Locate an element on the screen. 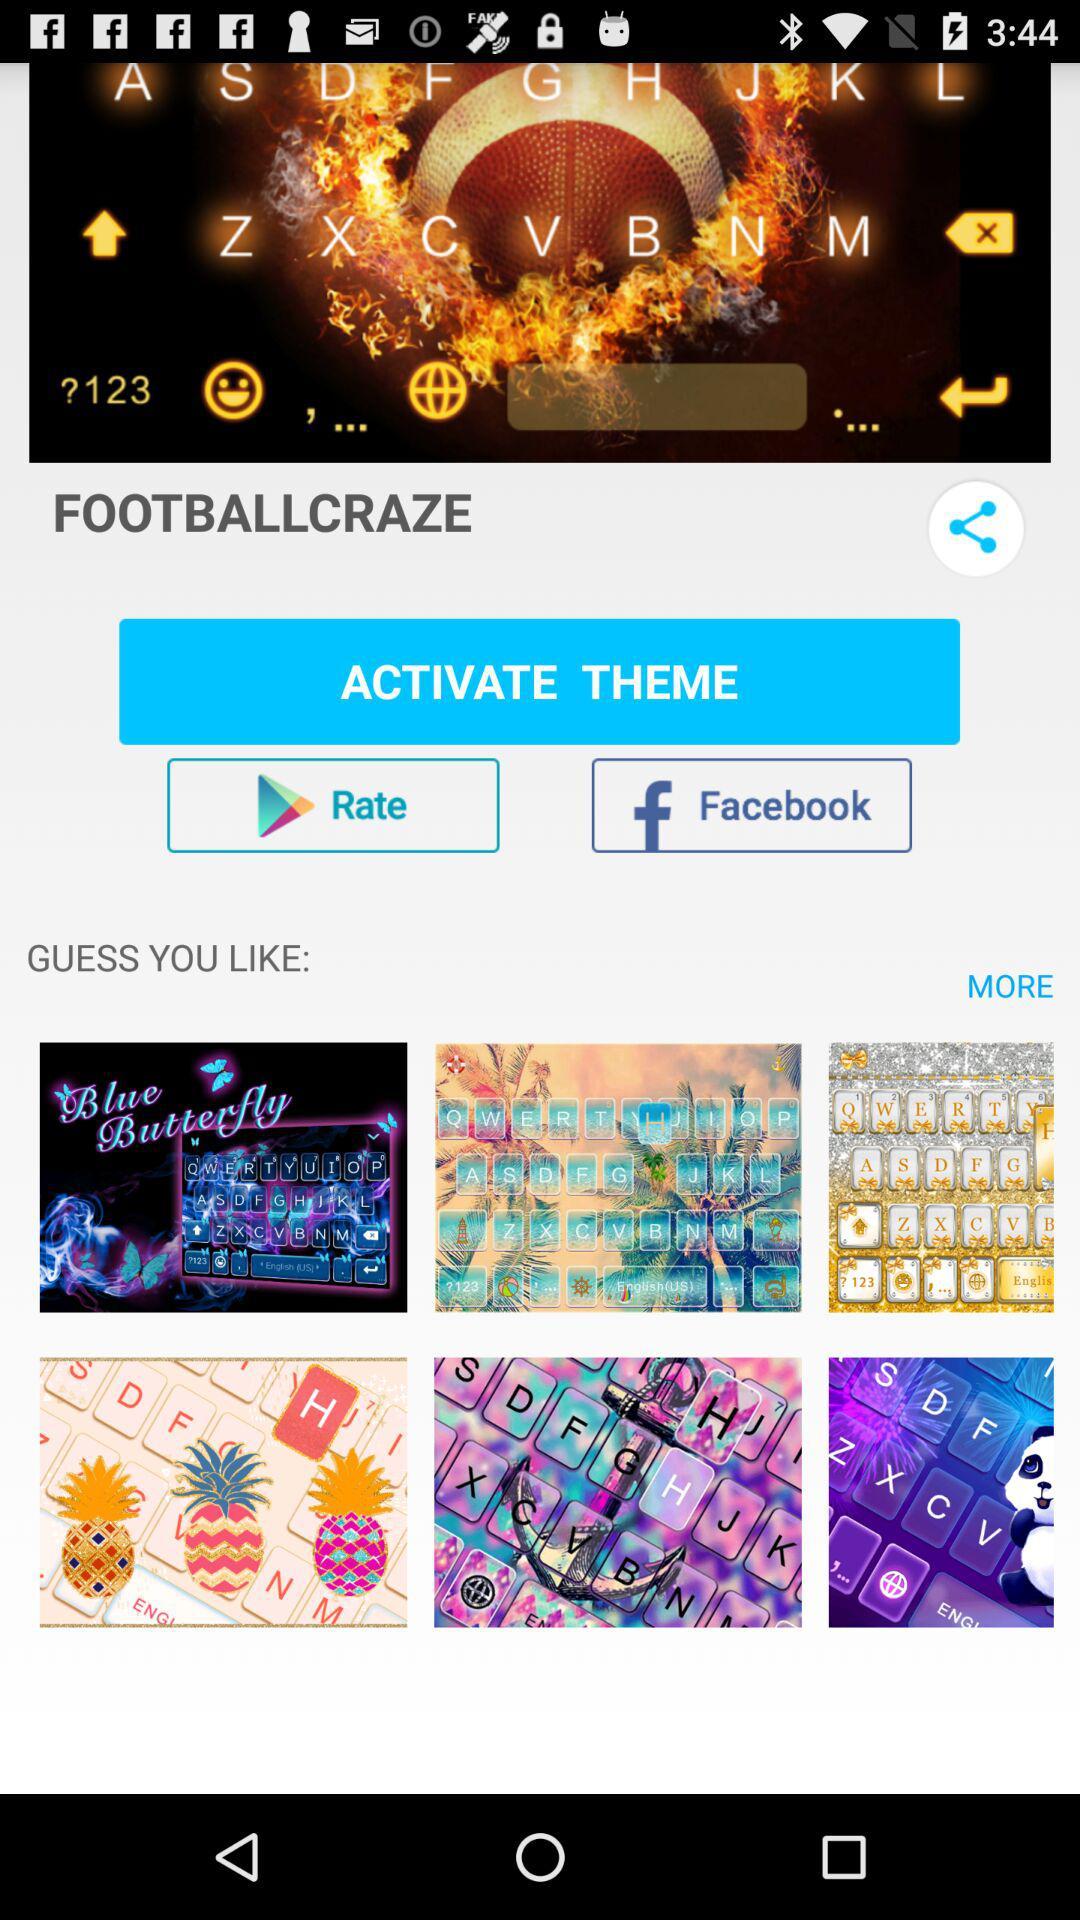  keyboard typing option is located at coordinates (941, 1492).